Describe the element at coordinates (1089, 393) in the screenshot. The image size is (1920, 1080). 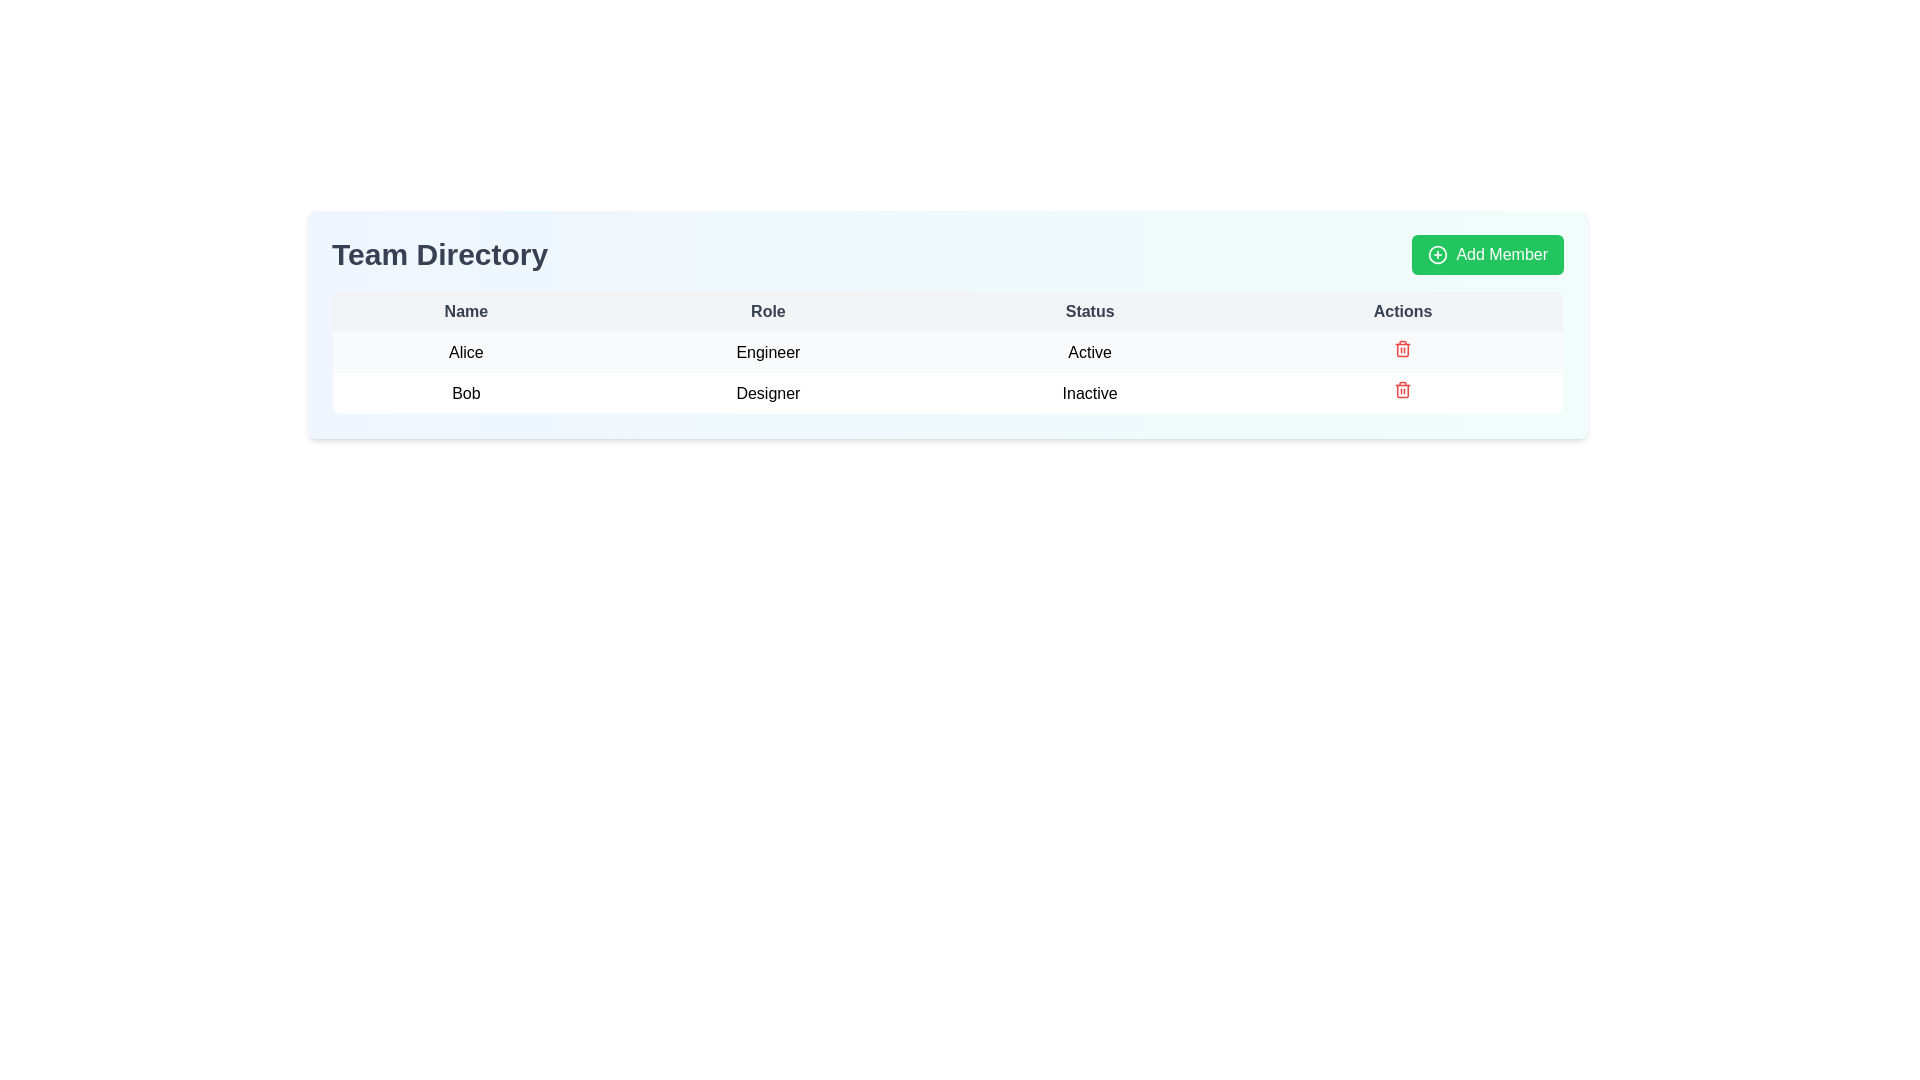
I see `the text label displaying 'Inactive' which is located in the second row and third column of the table under the 'Status' column for the row labeled 'Bob' and 'Designer'` at that location.